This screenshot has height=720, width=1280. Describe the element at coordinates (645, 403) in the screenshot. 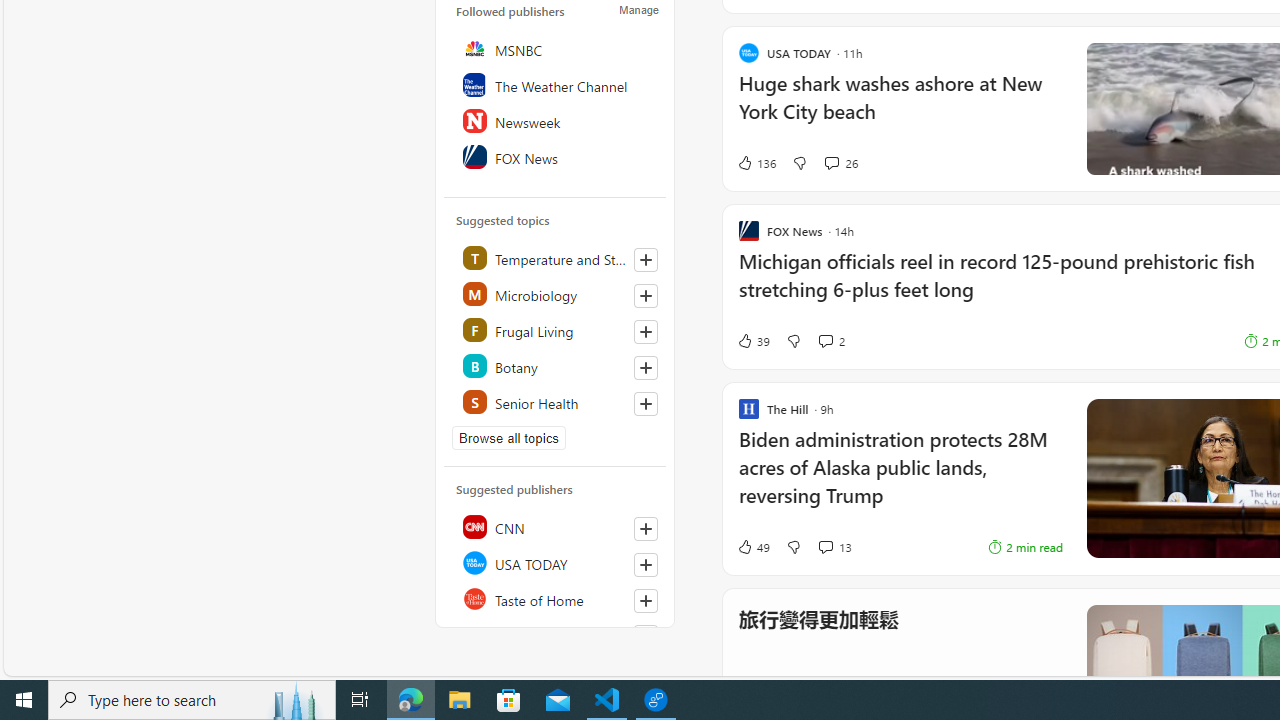

I see `'Follow this topic'` at that location.